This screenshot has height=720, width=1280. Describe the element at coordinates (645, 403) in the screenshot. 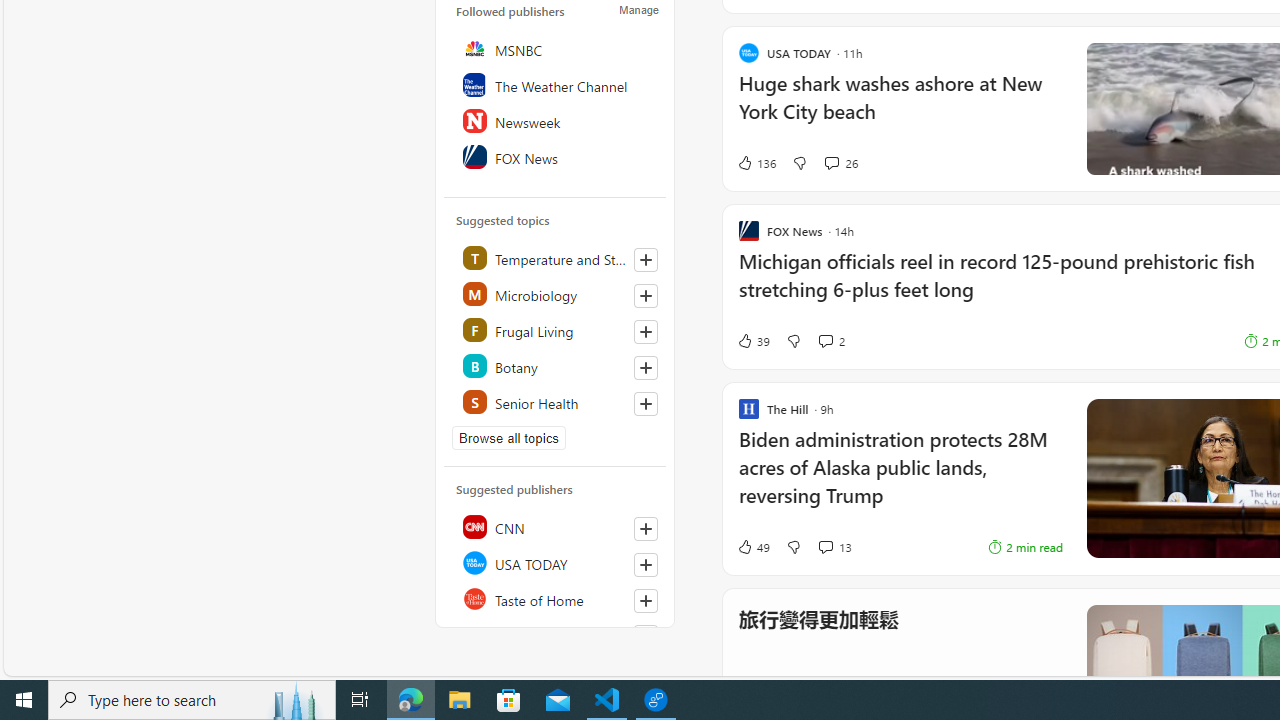

I see `'Follow this topic'` at that location.